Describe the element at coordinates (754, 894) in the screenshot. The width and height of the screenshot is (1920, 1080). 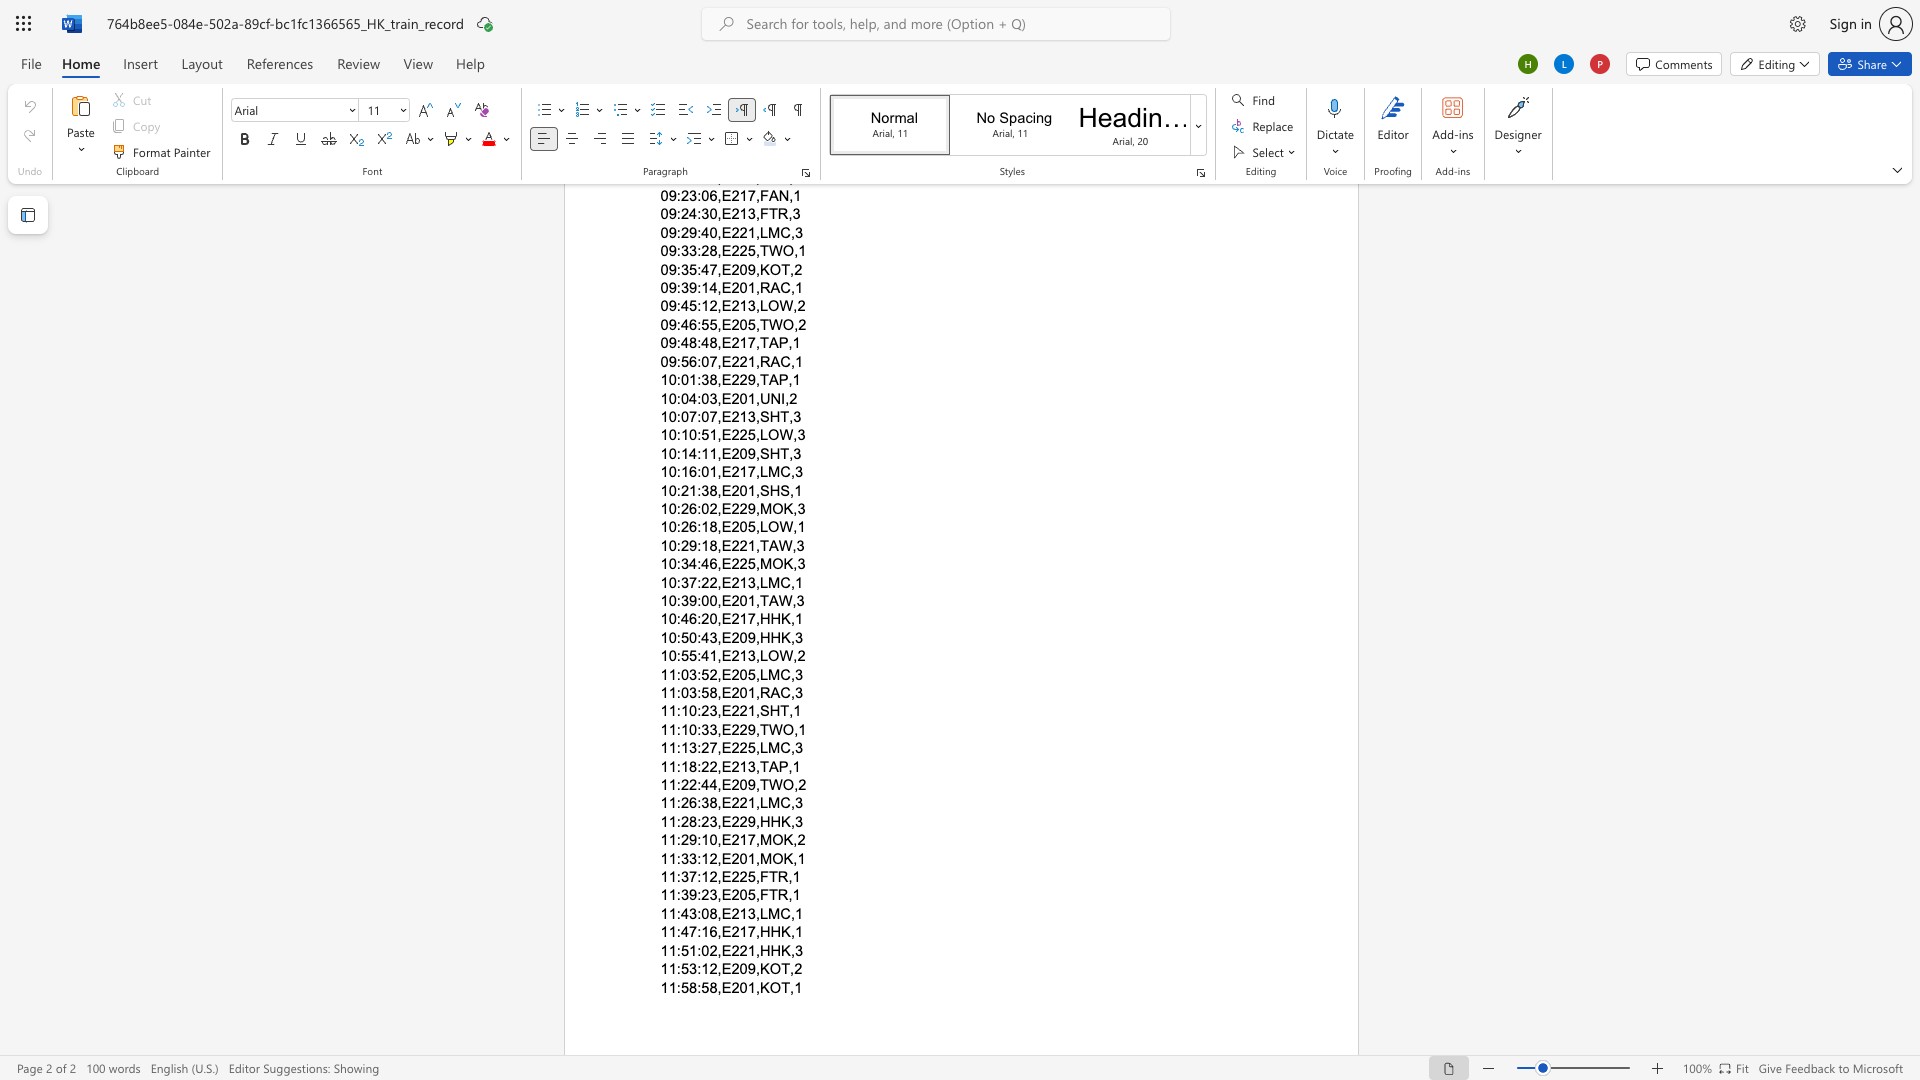
I see `the subset text ",FTR,1" within the text "11:39:23,E205,FTR,1"` at that location.